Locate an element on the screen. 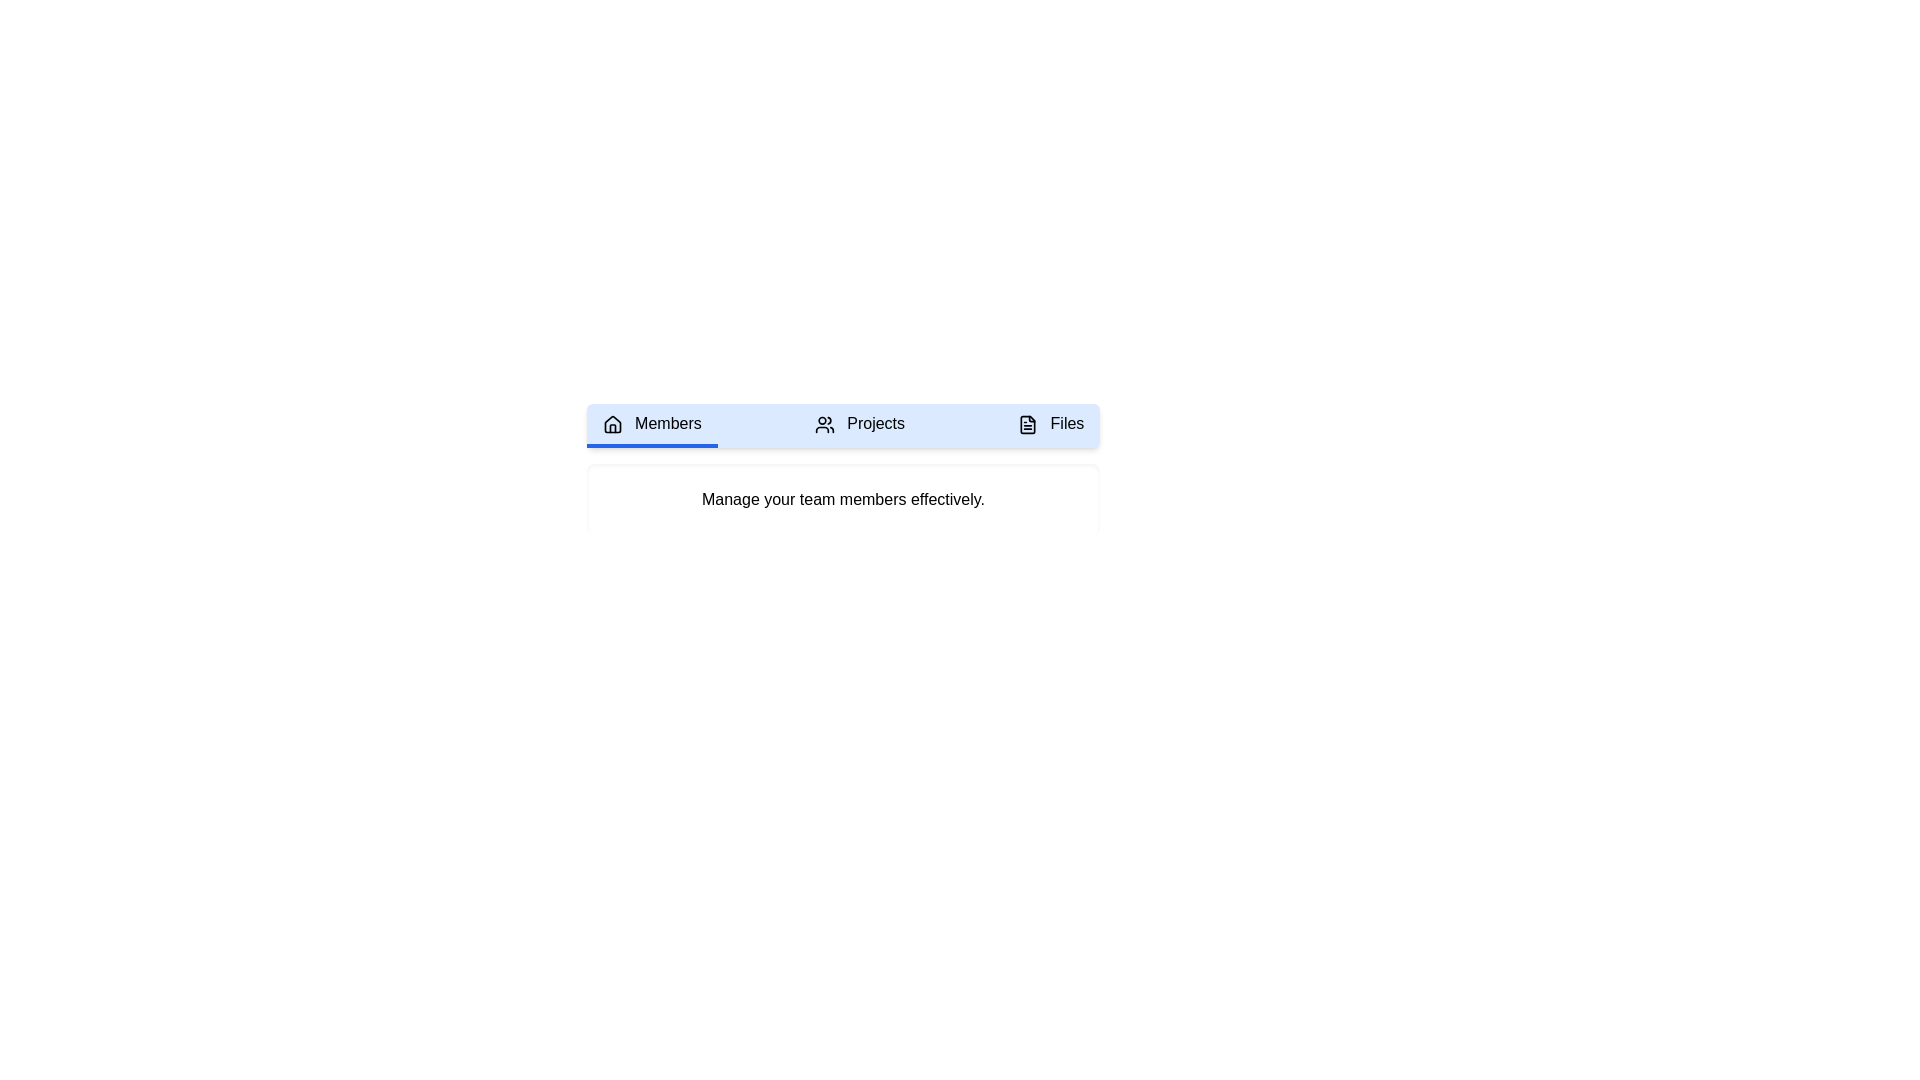 The width and height of the screenshot is (1920, 1080). the 'Projects' tab icon in the navigation bar, which is positioned centrally between the 'Members' and 'Files' tabs is located at coordinates (824, 423).